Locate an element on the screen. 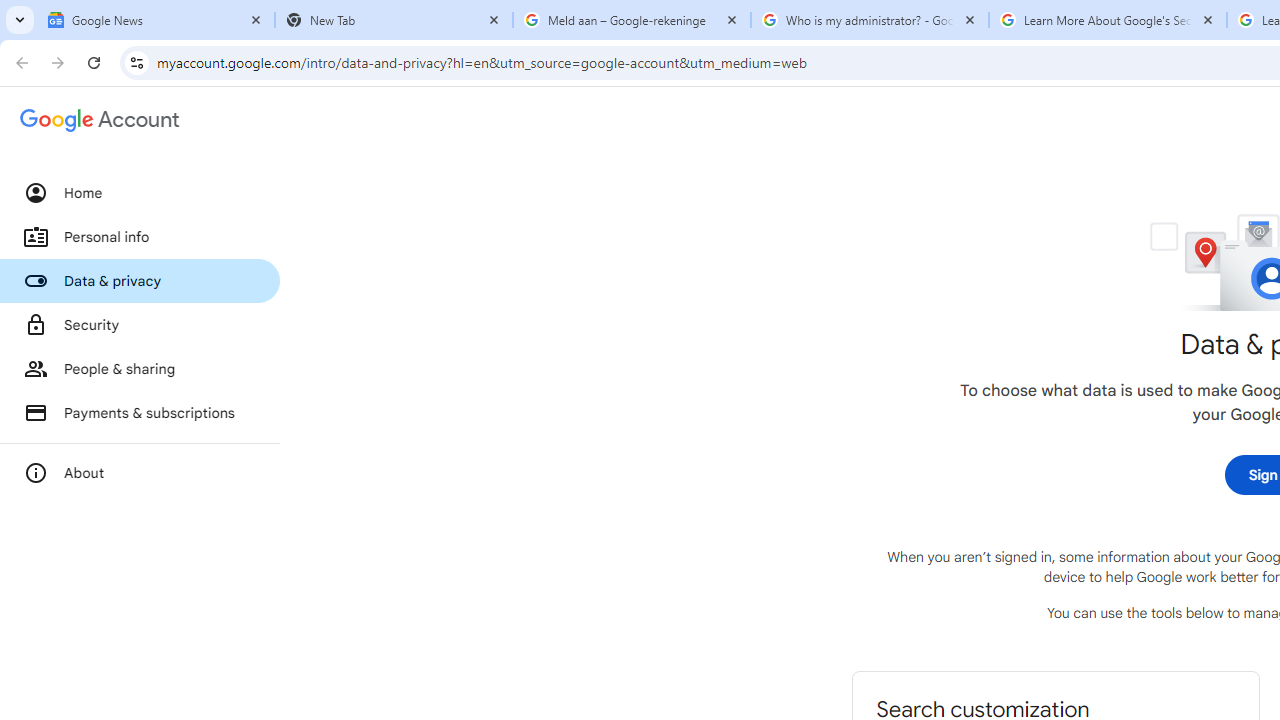 This screenshot has width=1280, height=720. 'People & sharing' is located at coordinates (139, 368).